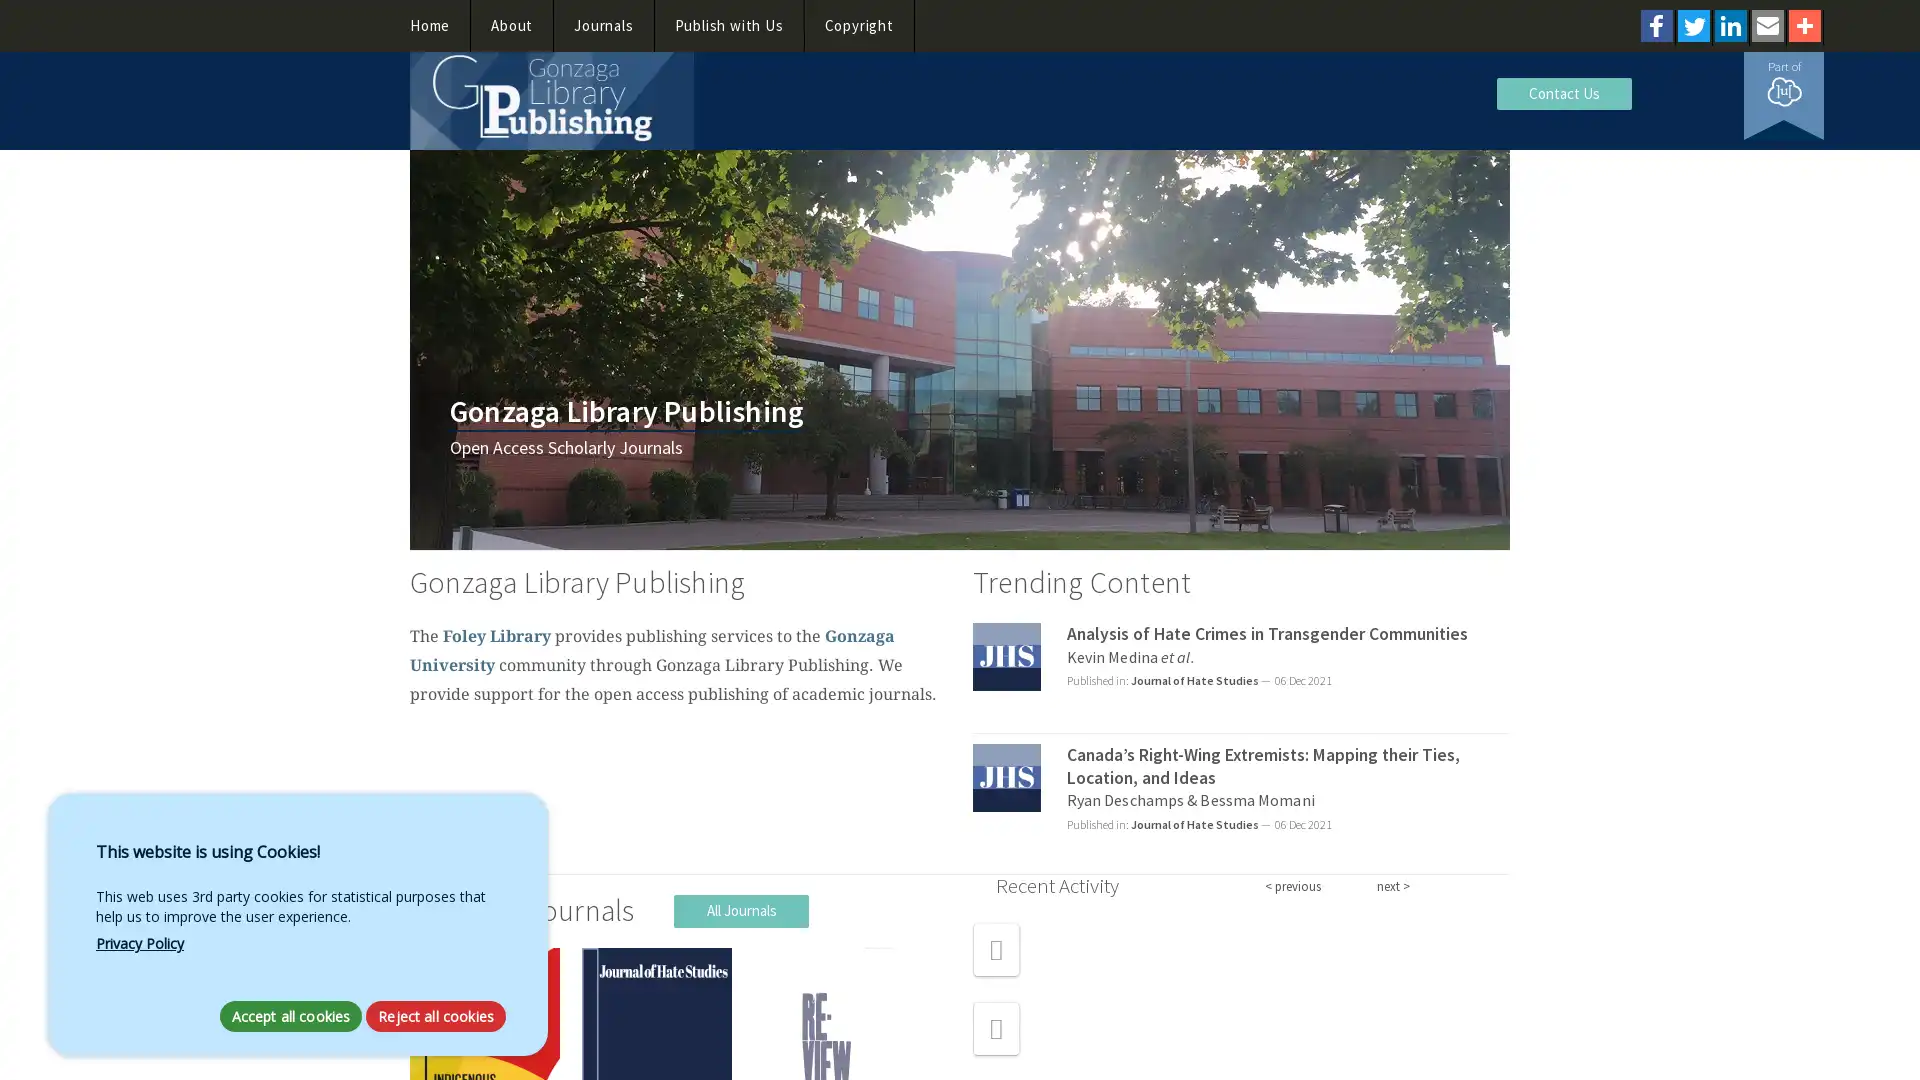 This screenshot has height=1080, width=1920. What do you see at coordinates (435, 1016) in the screenshot?
I see `Reject all cookies` at bounding box center [435, 1016].